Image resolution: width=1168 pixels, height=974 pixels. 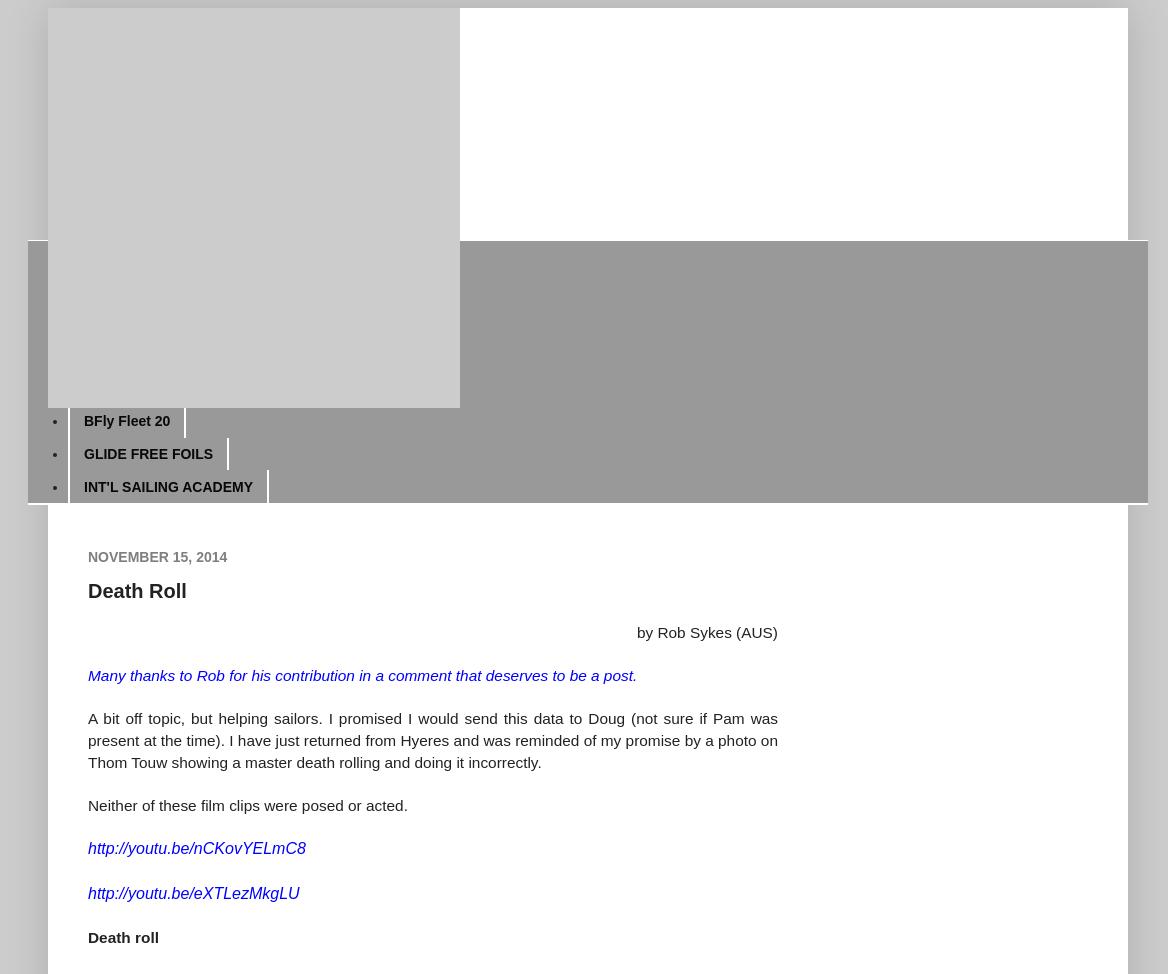 I want to click on 'ILCA', so click(x=98, y=288).